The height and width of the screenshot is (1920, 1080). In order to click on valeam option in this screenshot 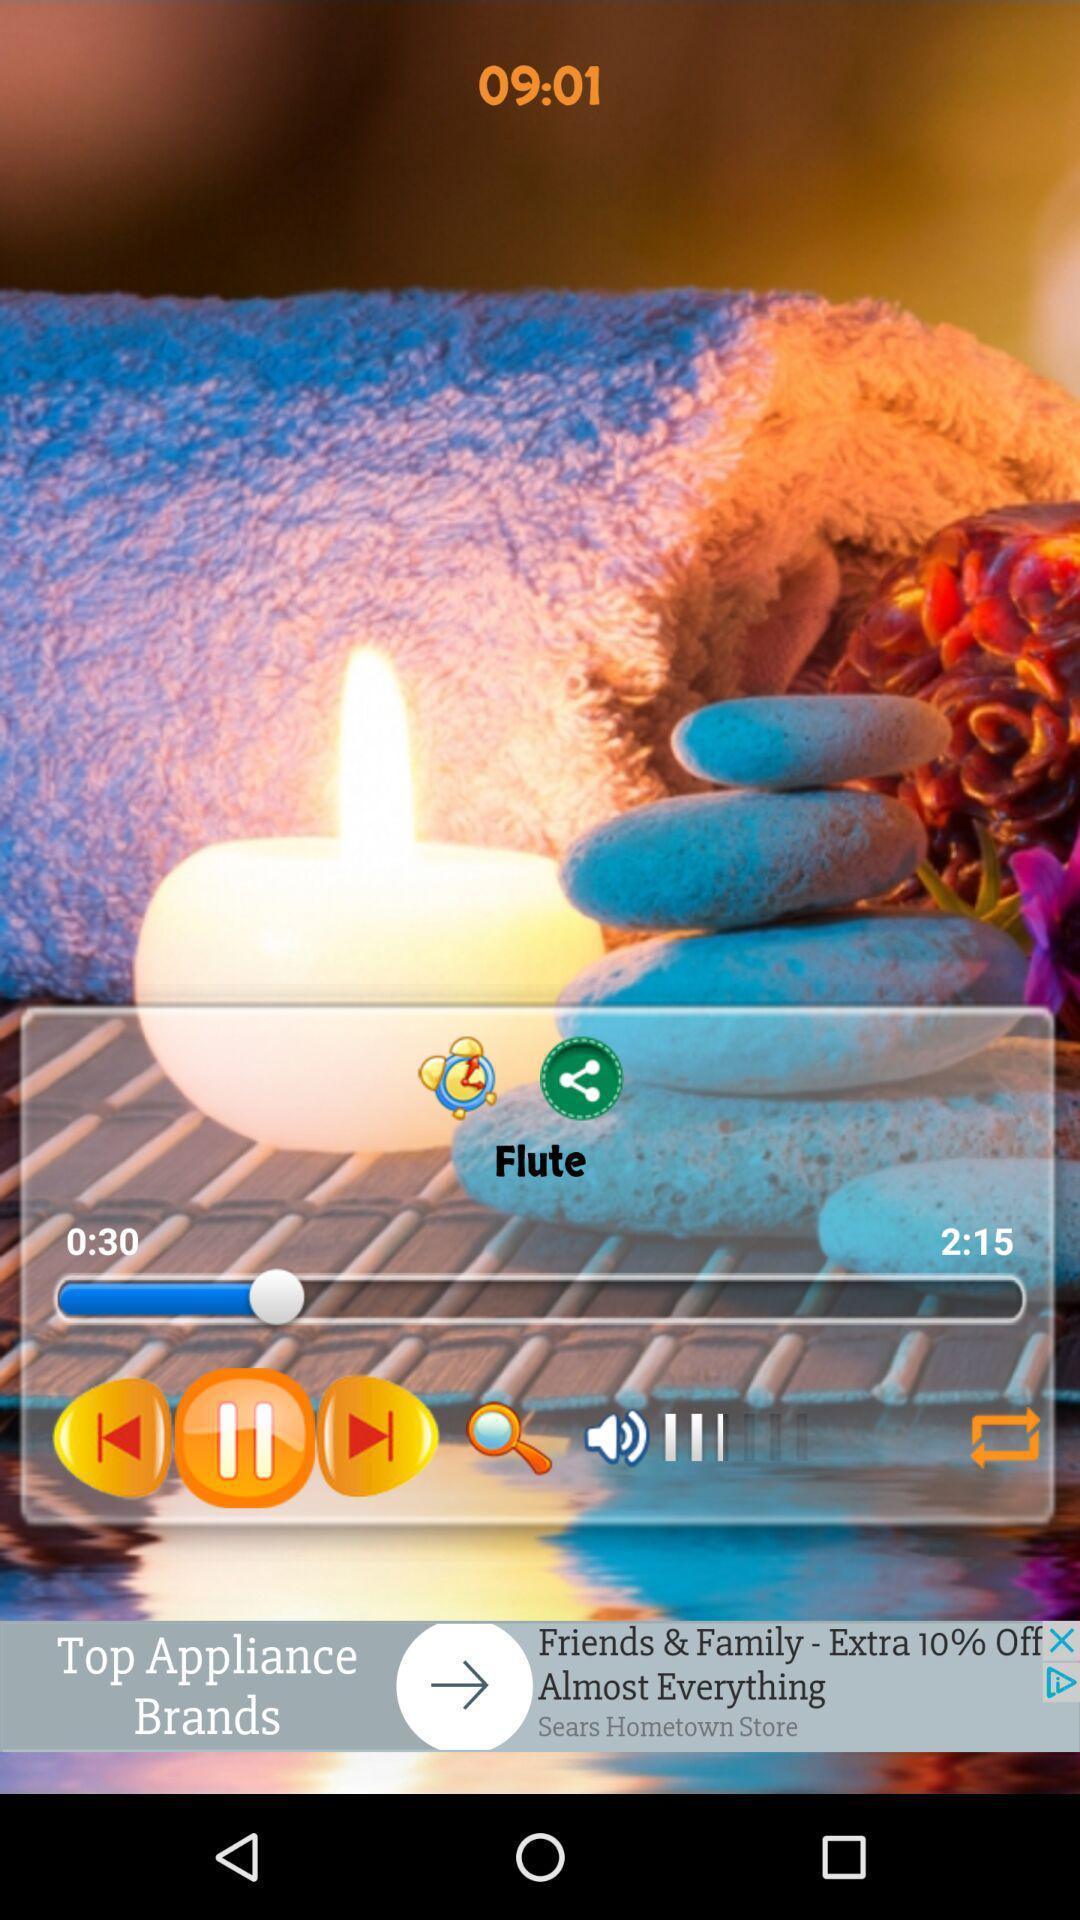, I will do `click(616, 1436)`.